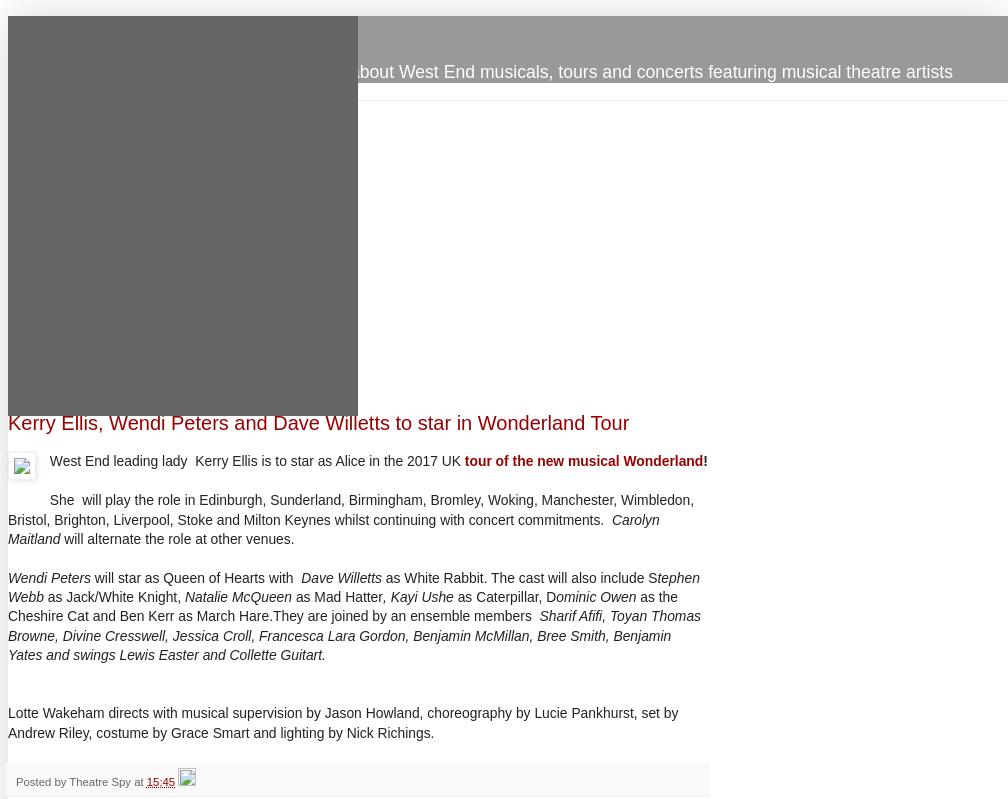  I want to click on 'Musical Theatre News', so click(7, 29).